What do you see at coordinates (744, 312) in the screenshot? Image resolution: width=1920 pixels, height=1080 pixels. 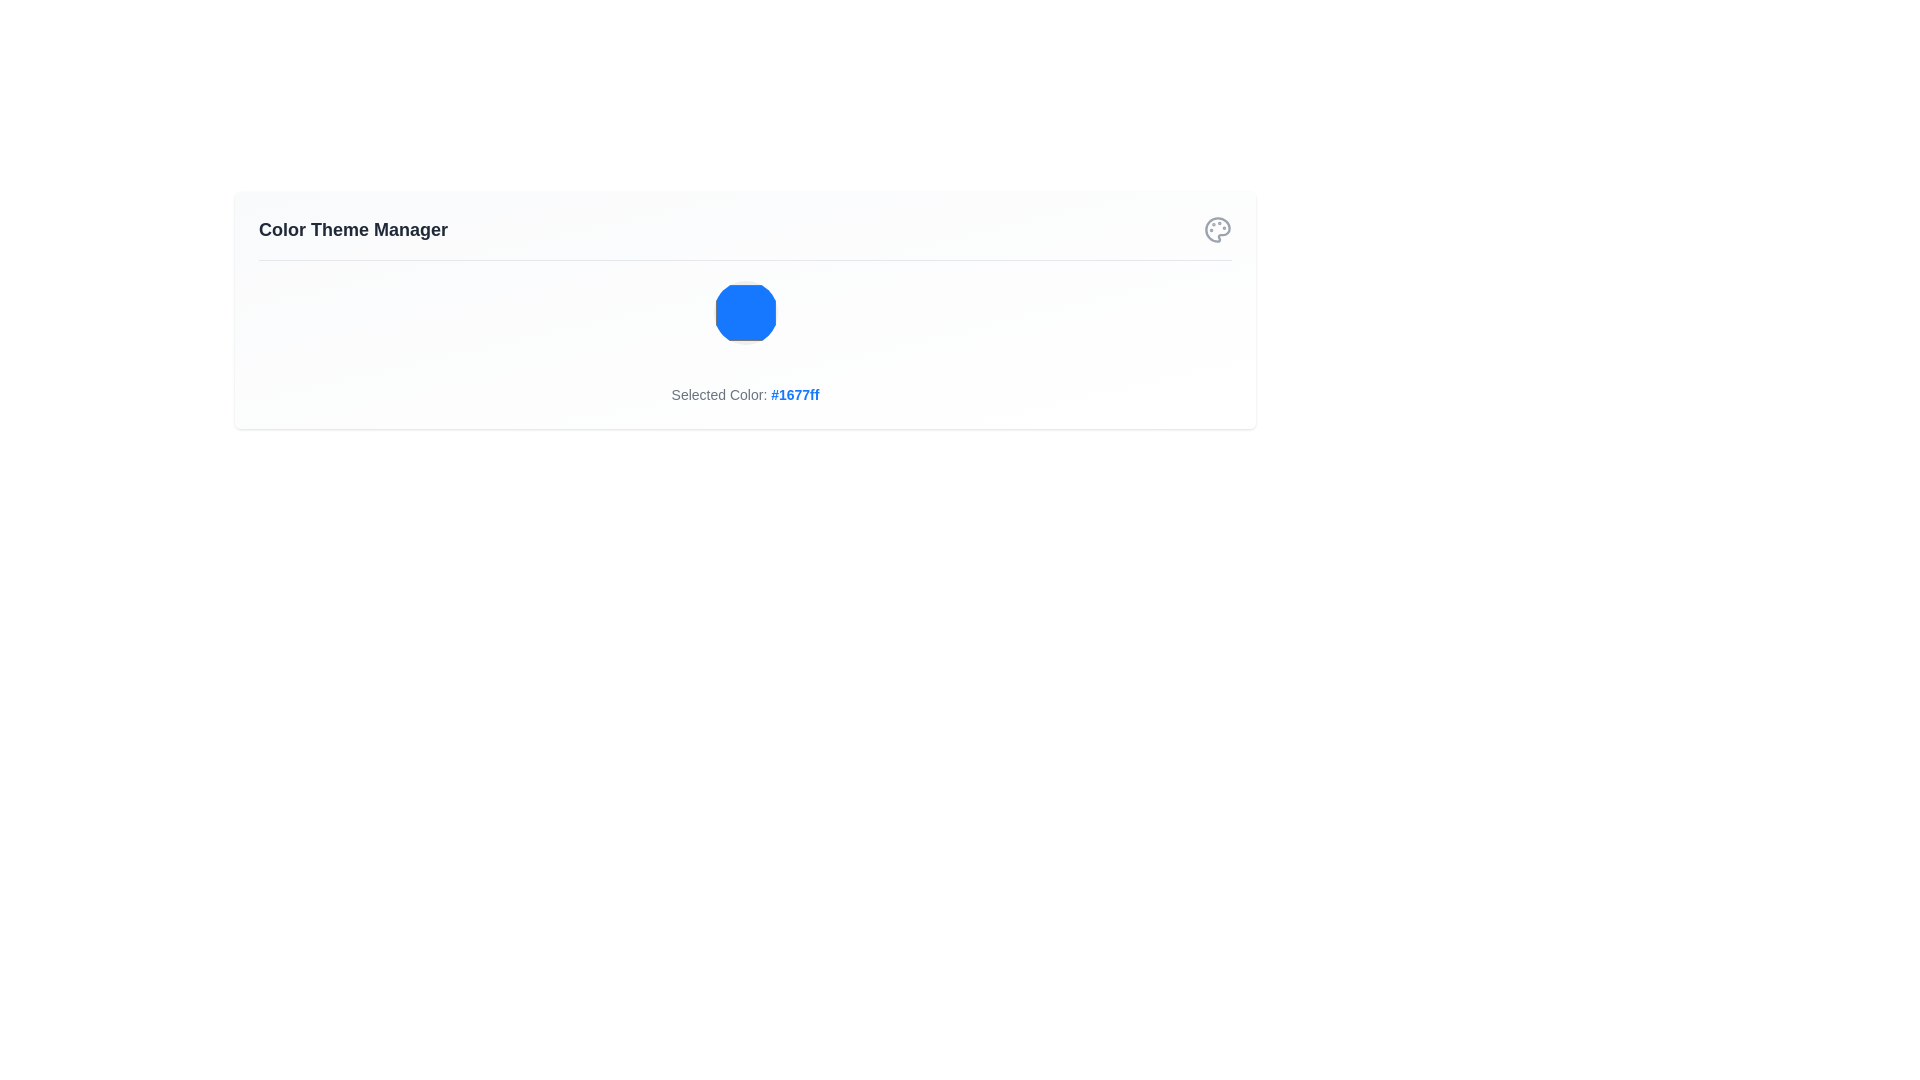 I see `the circular color selector button in the Color Theme Manager` at bounding box center [744, 312].